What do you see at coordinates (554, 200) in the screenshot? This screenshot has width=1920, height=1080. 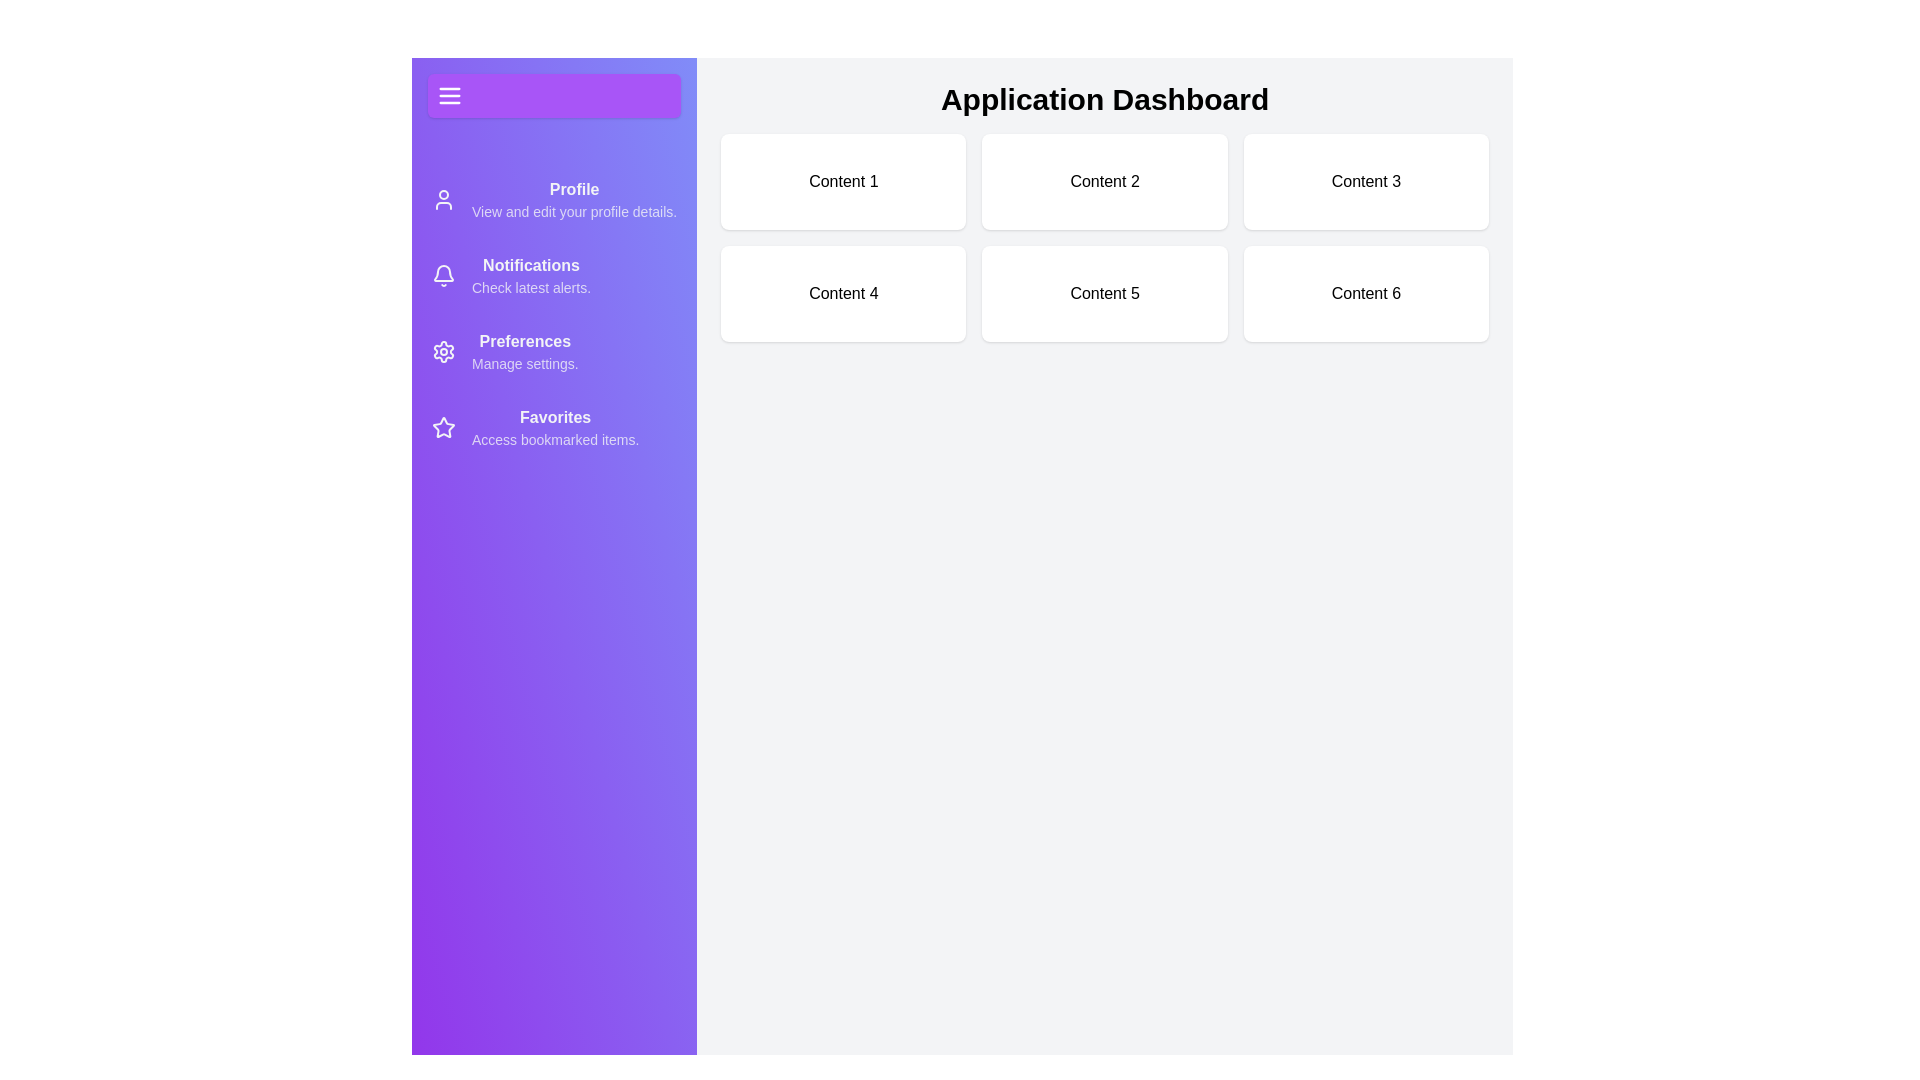 I see `the menu item Profile to view its hover effect` at bounding box center [554, 200].